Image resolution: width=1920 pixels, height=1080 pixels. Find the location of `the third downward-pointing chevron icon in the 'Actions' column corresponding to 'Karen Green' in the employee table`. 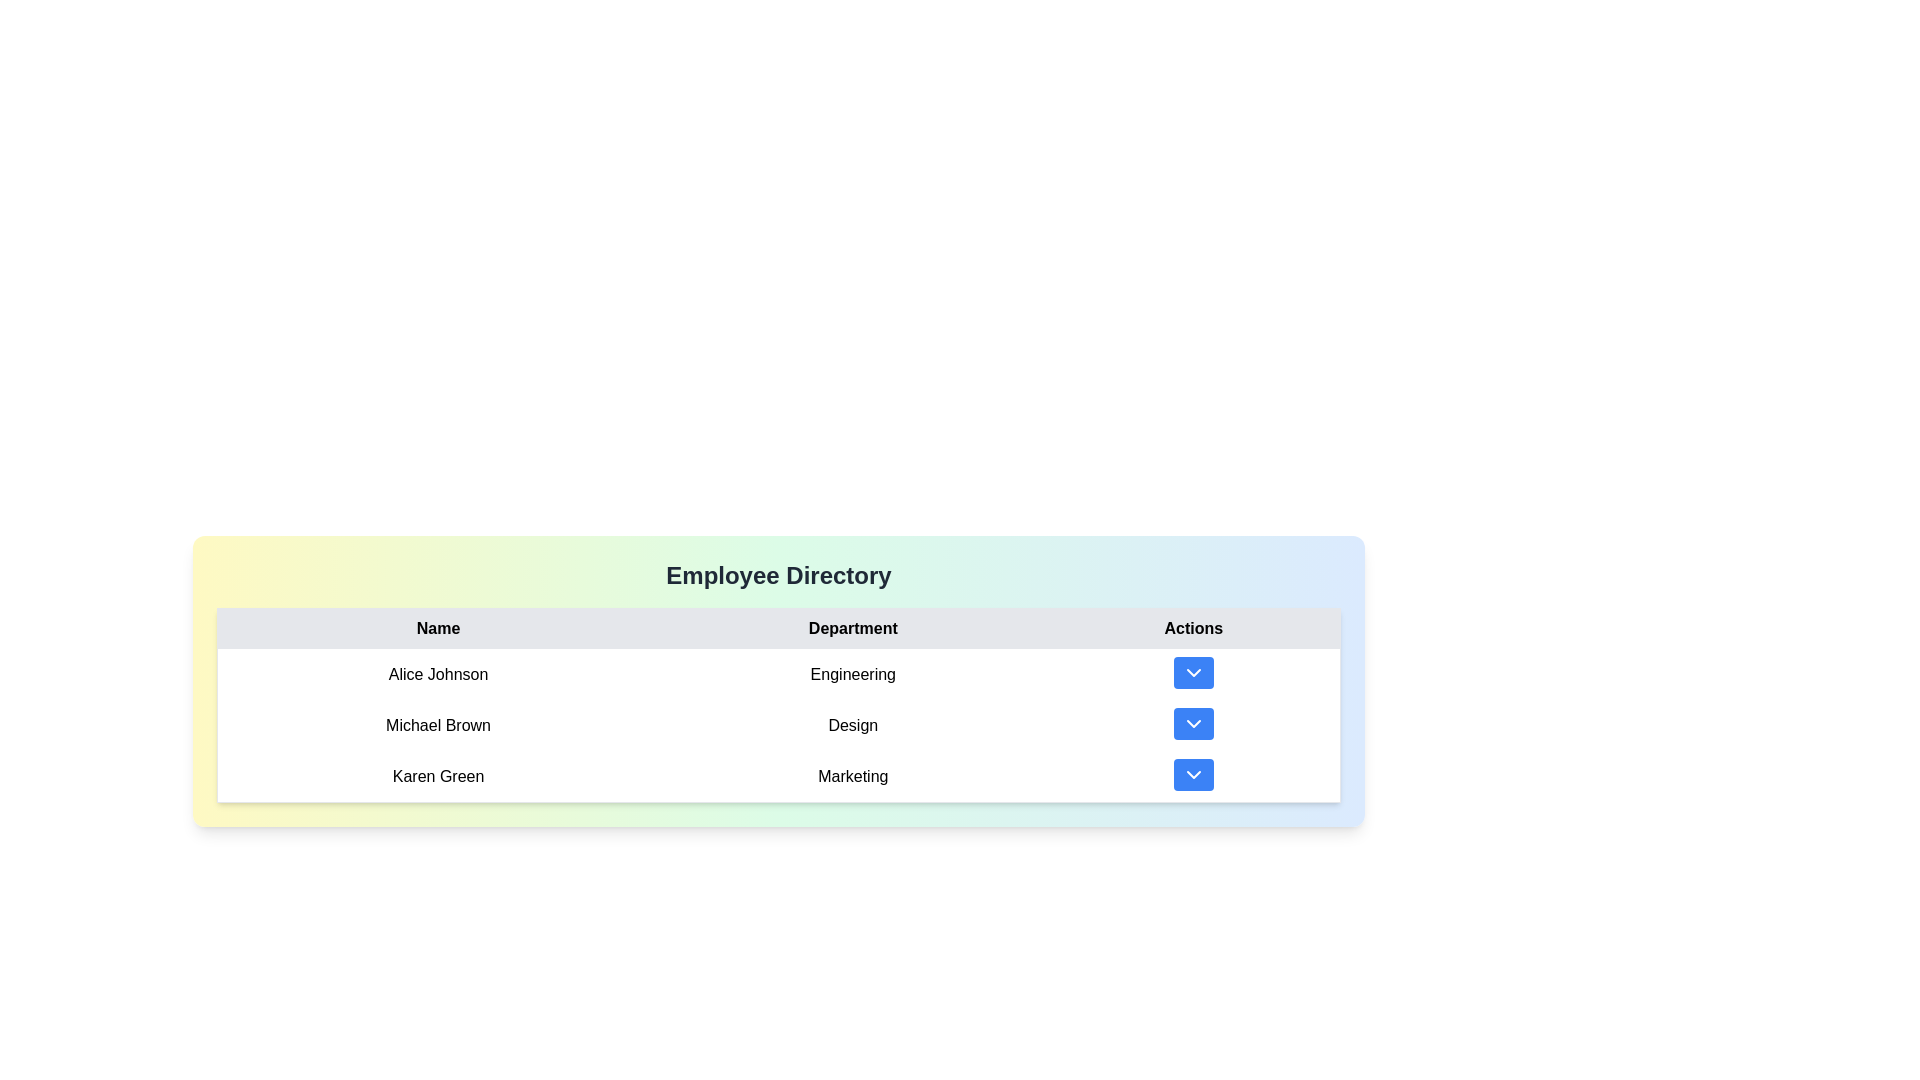

the third downward-pointing chevron icon in the 'Actions' column corresponding to 'Karen Green' in the employee table is located at coordinates (1193, 774).